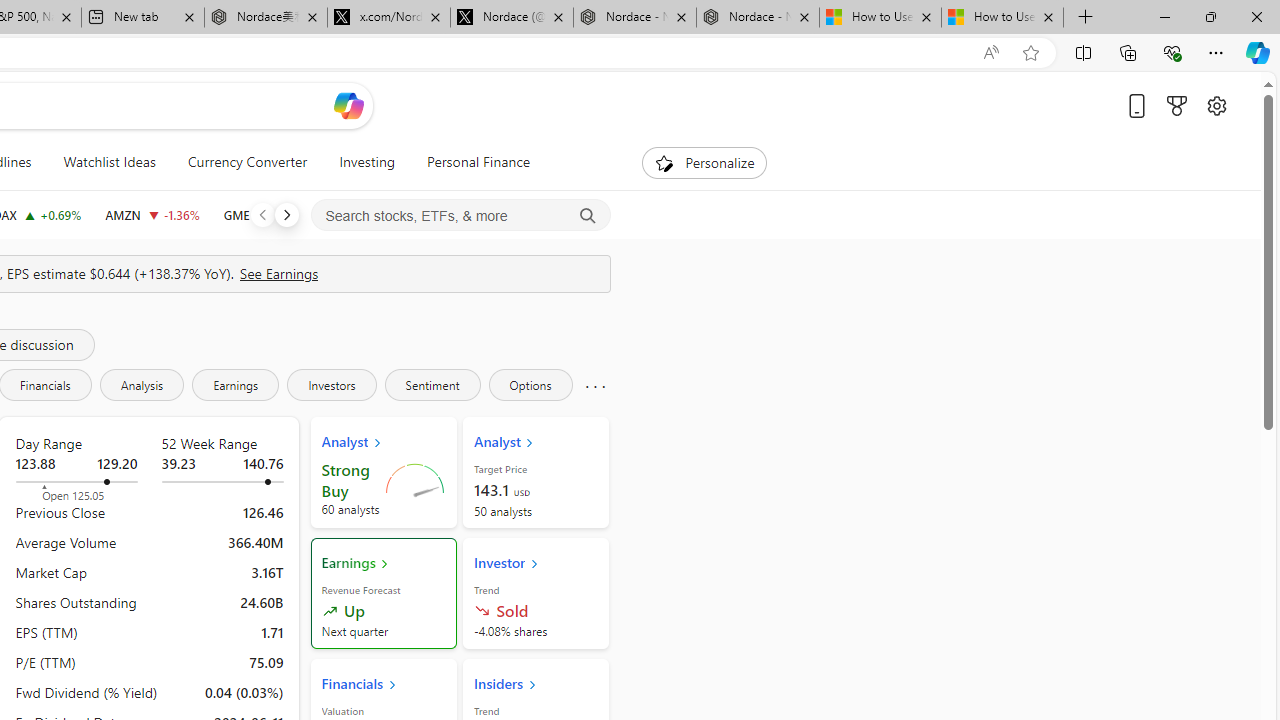  What do you see at coordinates (1176, 105) in the screenshot?
I see `'Microsoft rewards'` at bounding box center [1176, 105].